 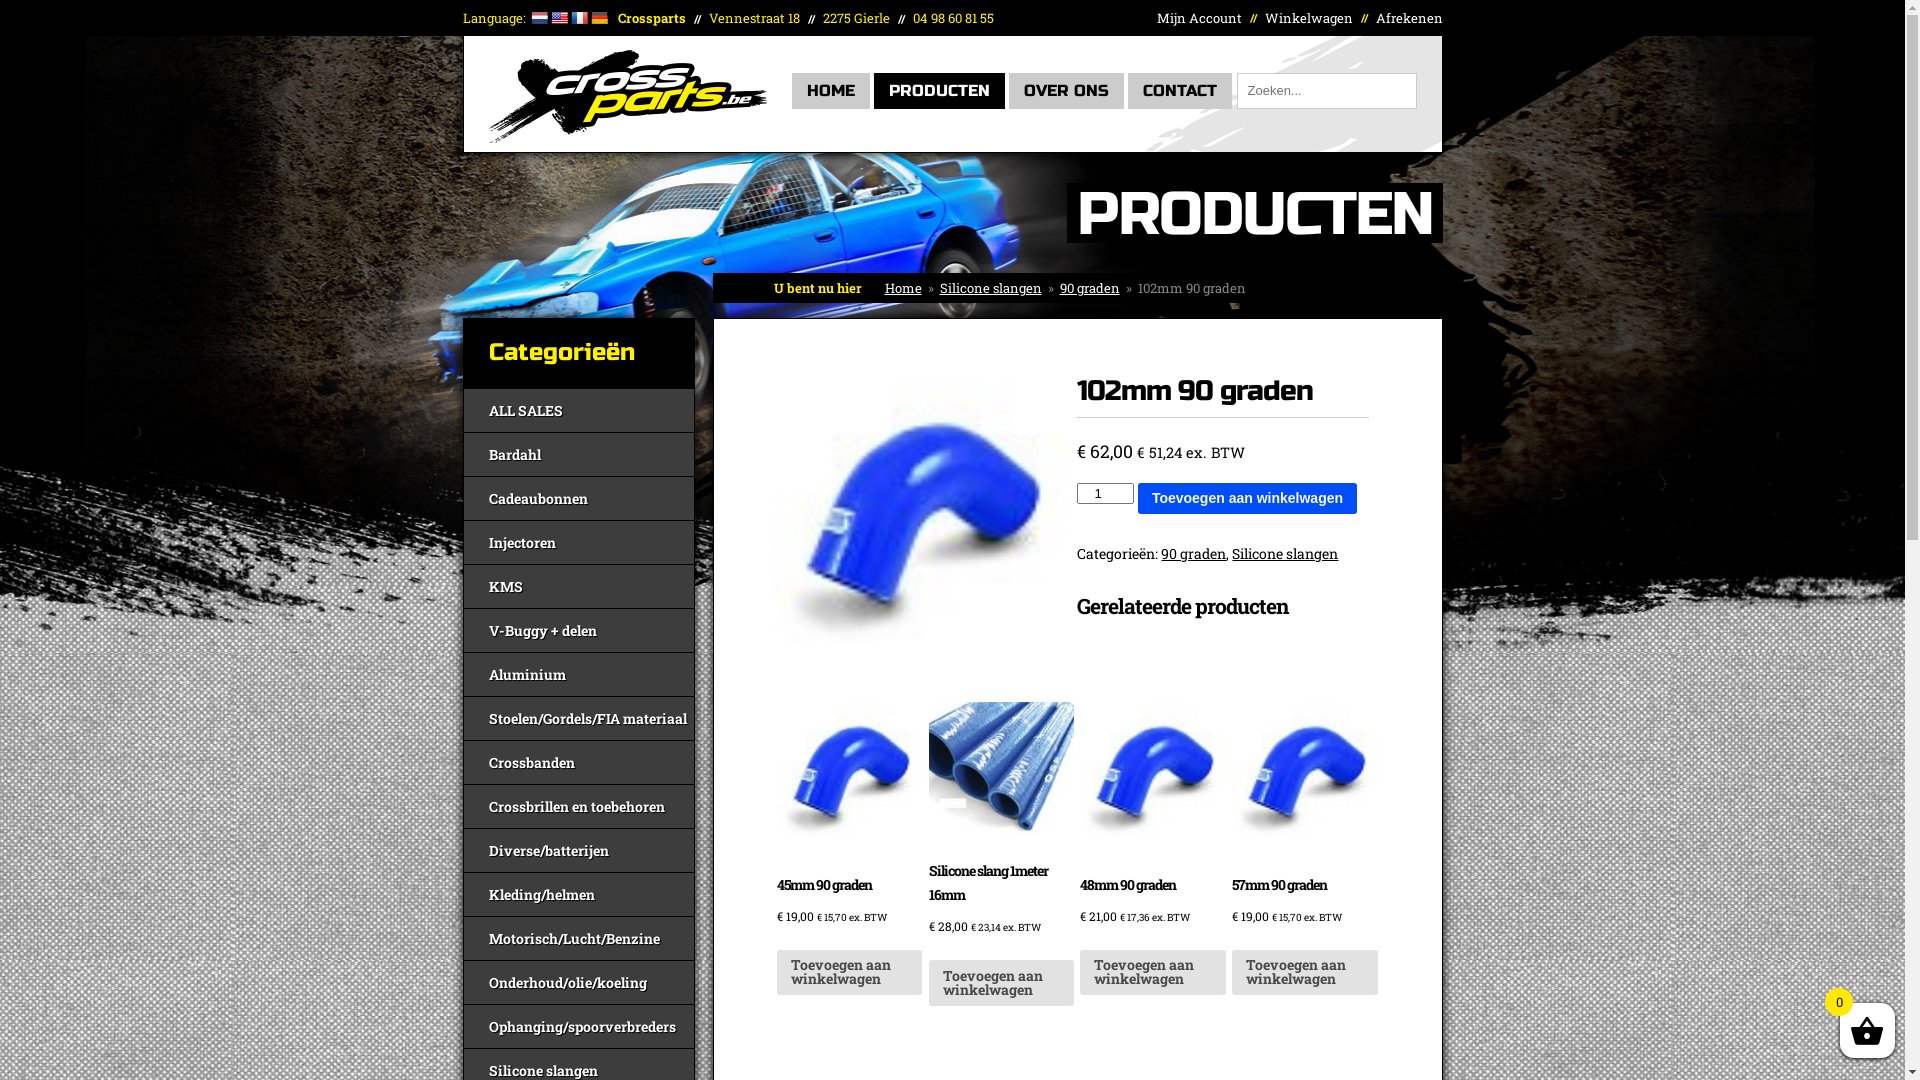 What do you see at coordinates (578, 585) in the screenshot?
I see `'KMS'` at bounding box center [578, 585].